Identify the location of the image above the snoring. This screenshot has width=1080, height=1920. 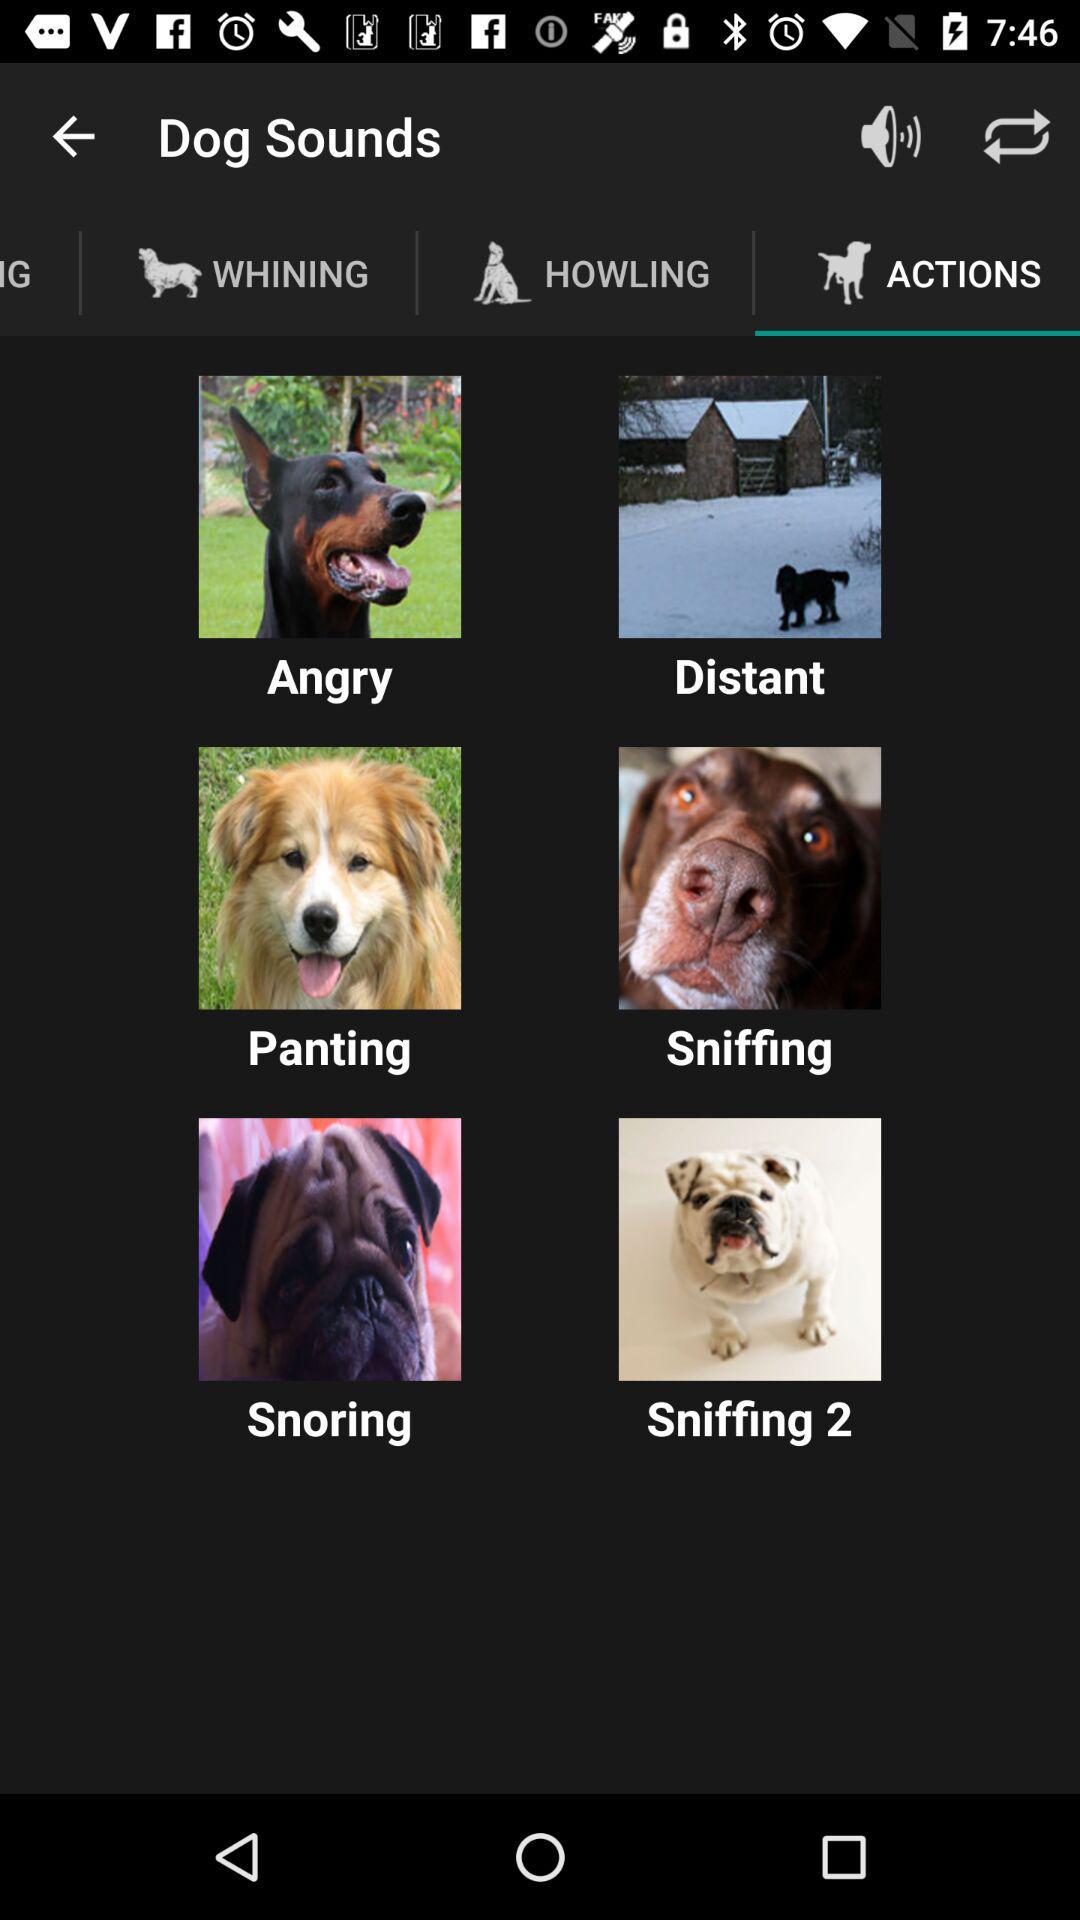
(329, 1248).